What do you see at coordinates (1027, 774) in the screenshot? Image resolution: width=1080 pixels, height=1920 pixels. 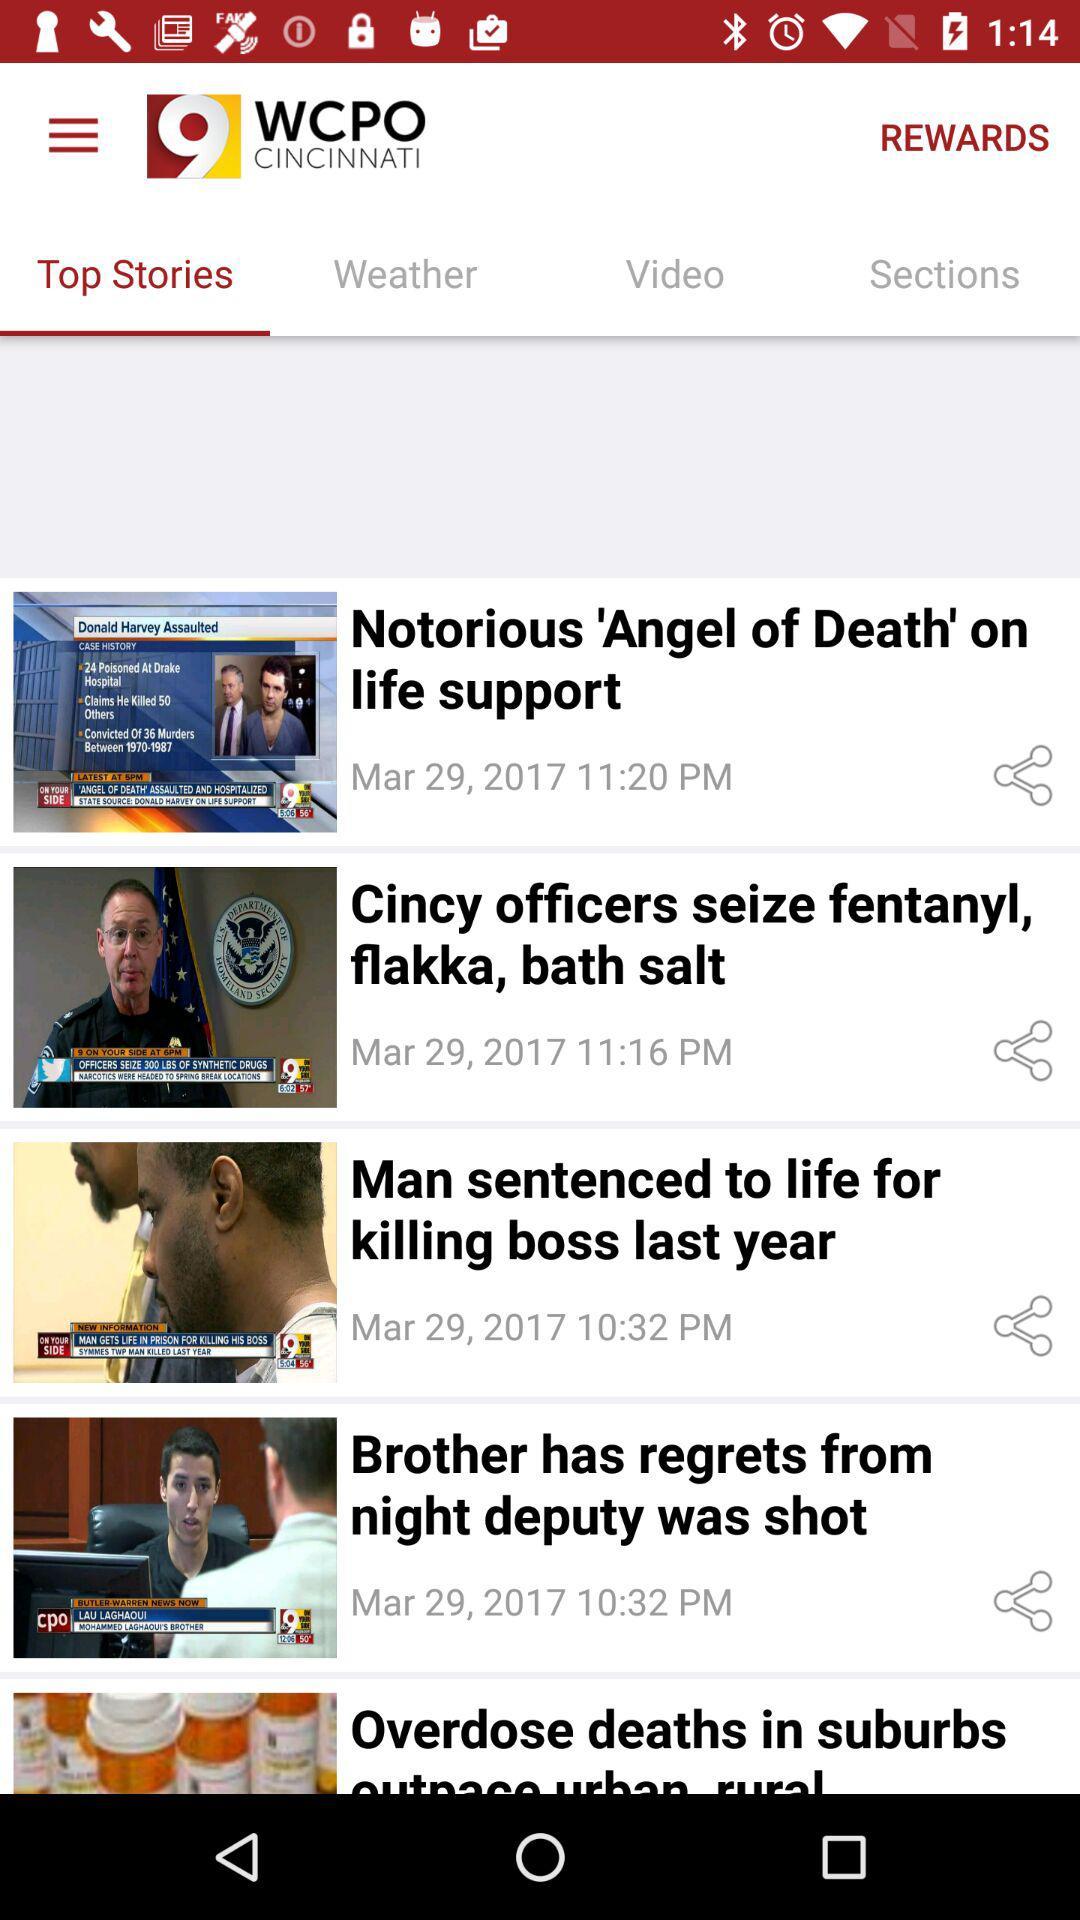 I see `open share links` at bounding box center [1027, 774].